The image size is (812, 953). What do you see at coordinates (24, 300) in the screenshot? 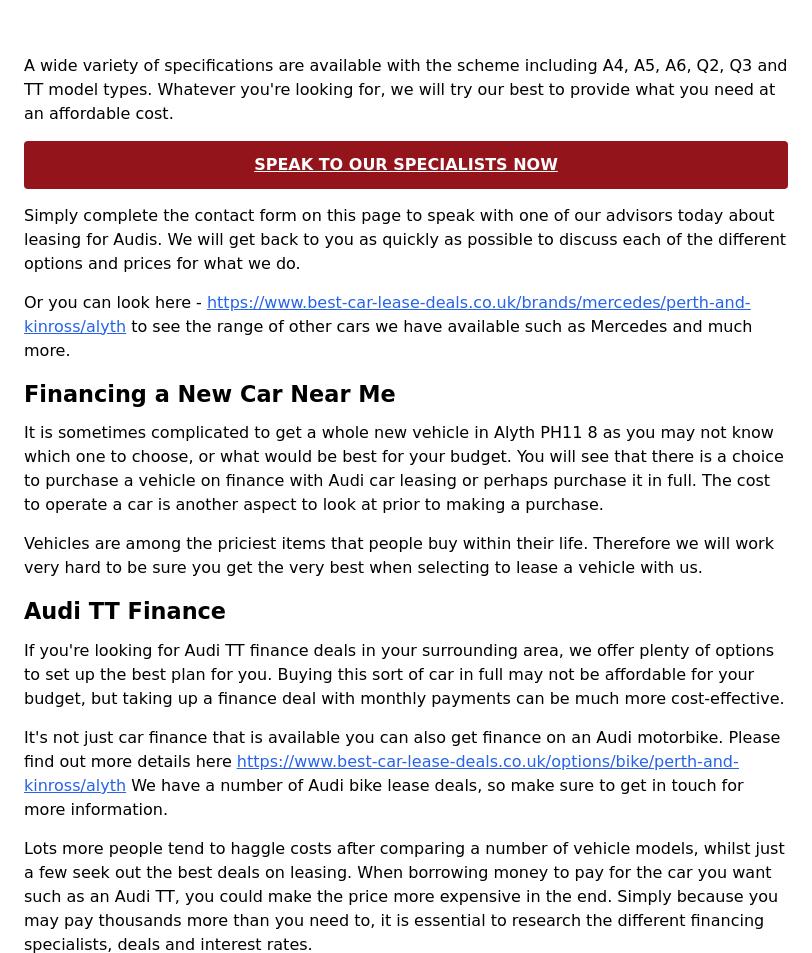
I see `'Or you can look here -'` at bounding box center [24, 300].